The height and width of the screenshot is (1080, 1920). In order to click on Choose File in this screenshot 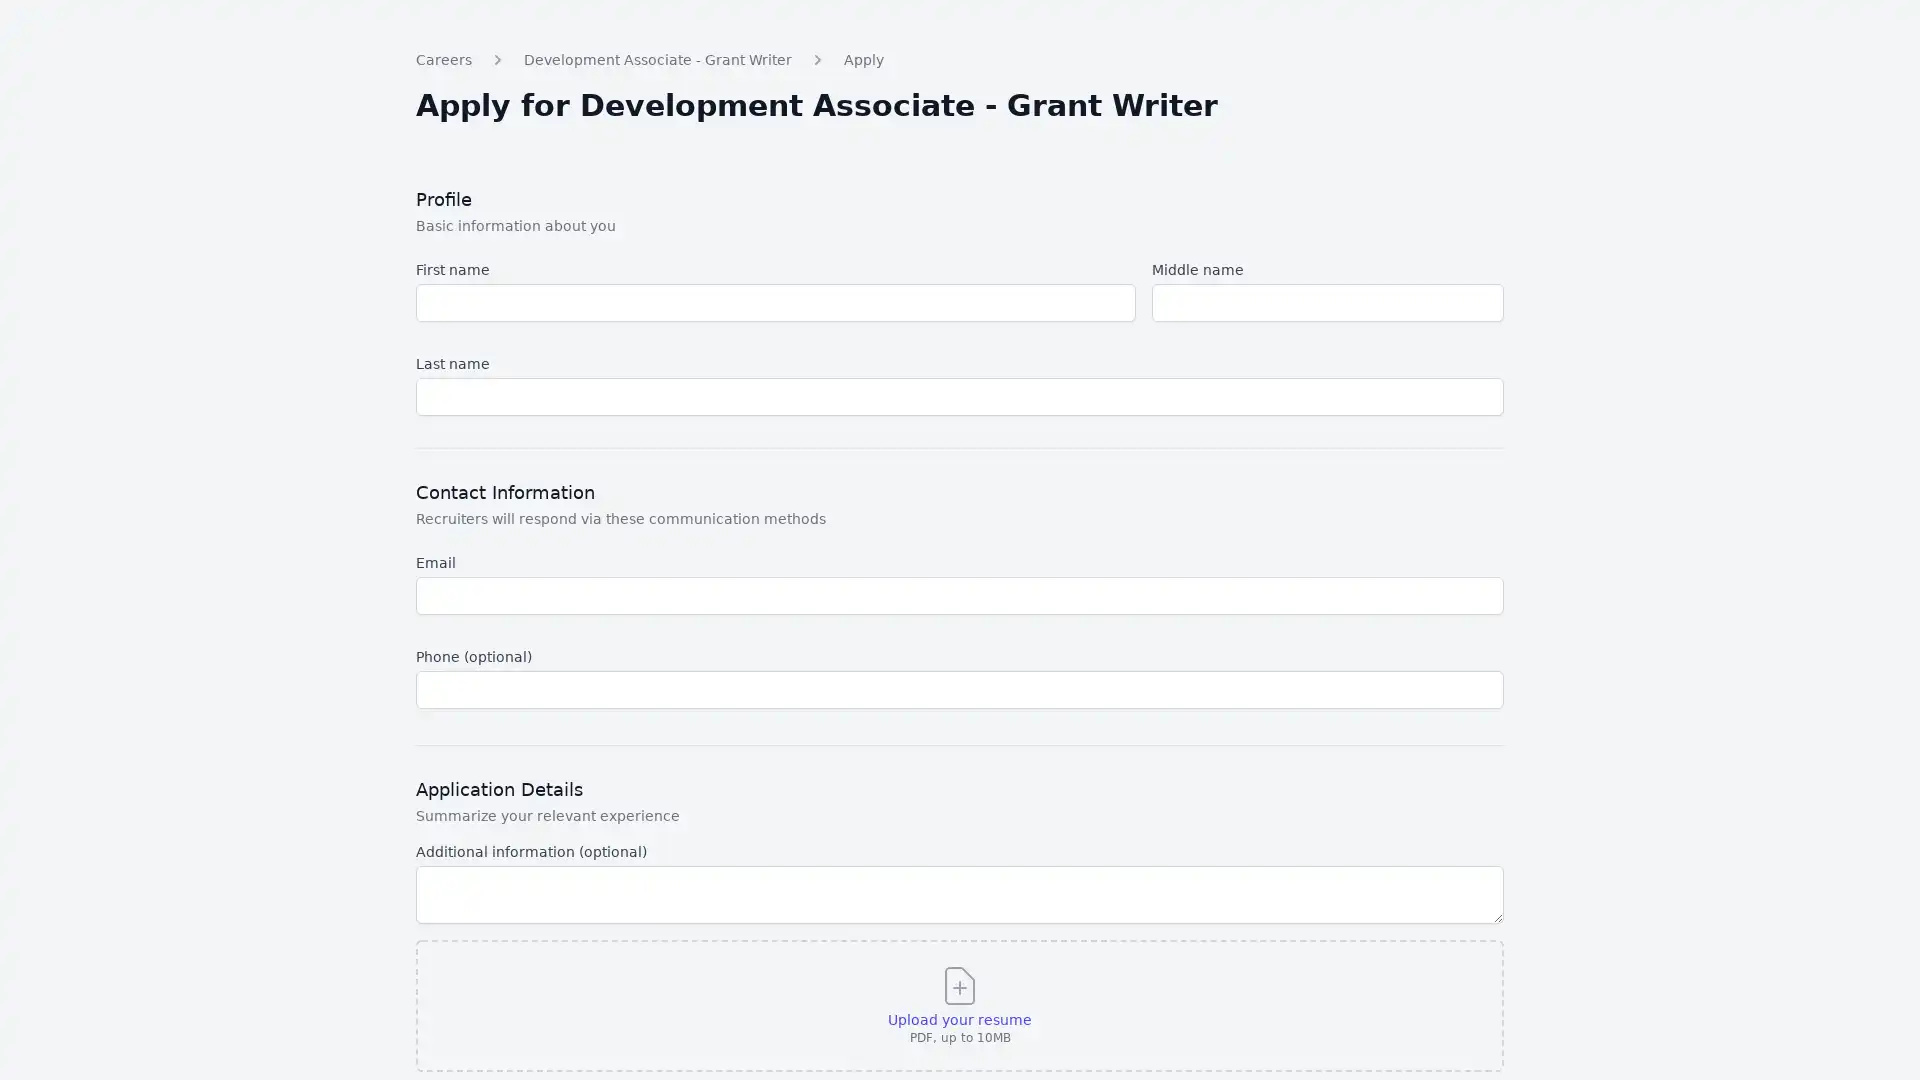, I will do `click(1007, 1056)`.